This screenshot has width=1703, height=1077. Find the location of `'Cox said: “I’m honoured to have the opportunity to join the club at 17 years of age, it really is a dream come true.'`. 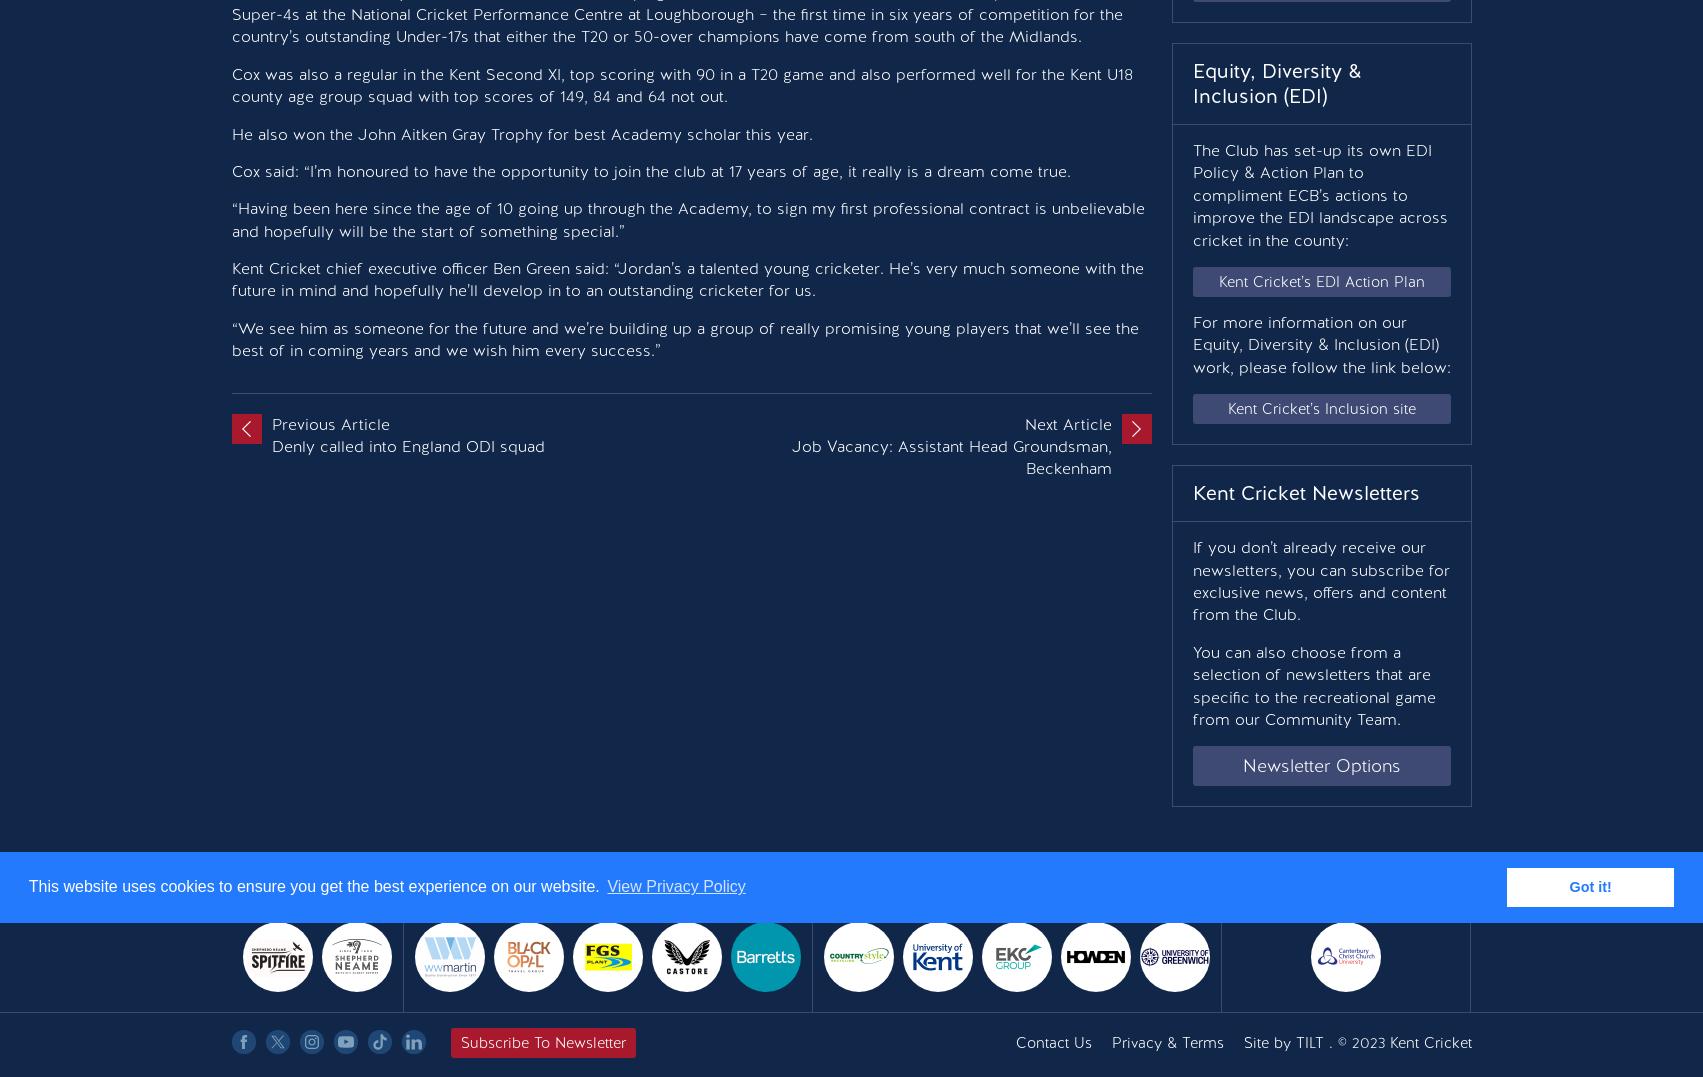

'Cox said: “I’m honoured to have the opportunity to join the club at 17 years of age, it really is a dream come true.' is located at coordinates (649, 169).